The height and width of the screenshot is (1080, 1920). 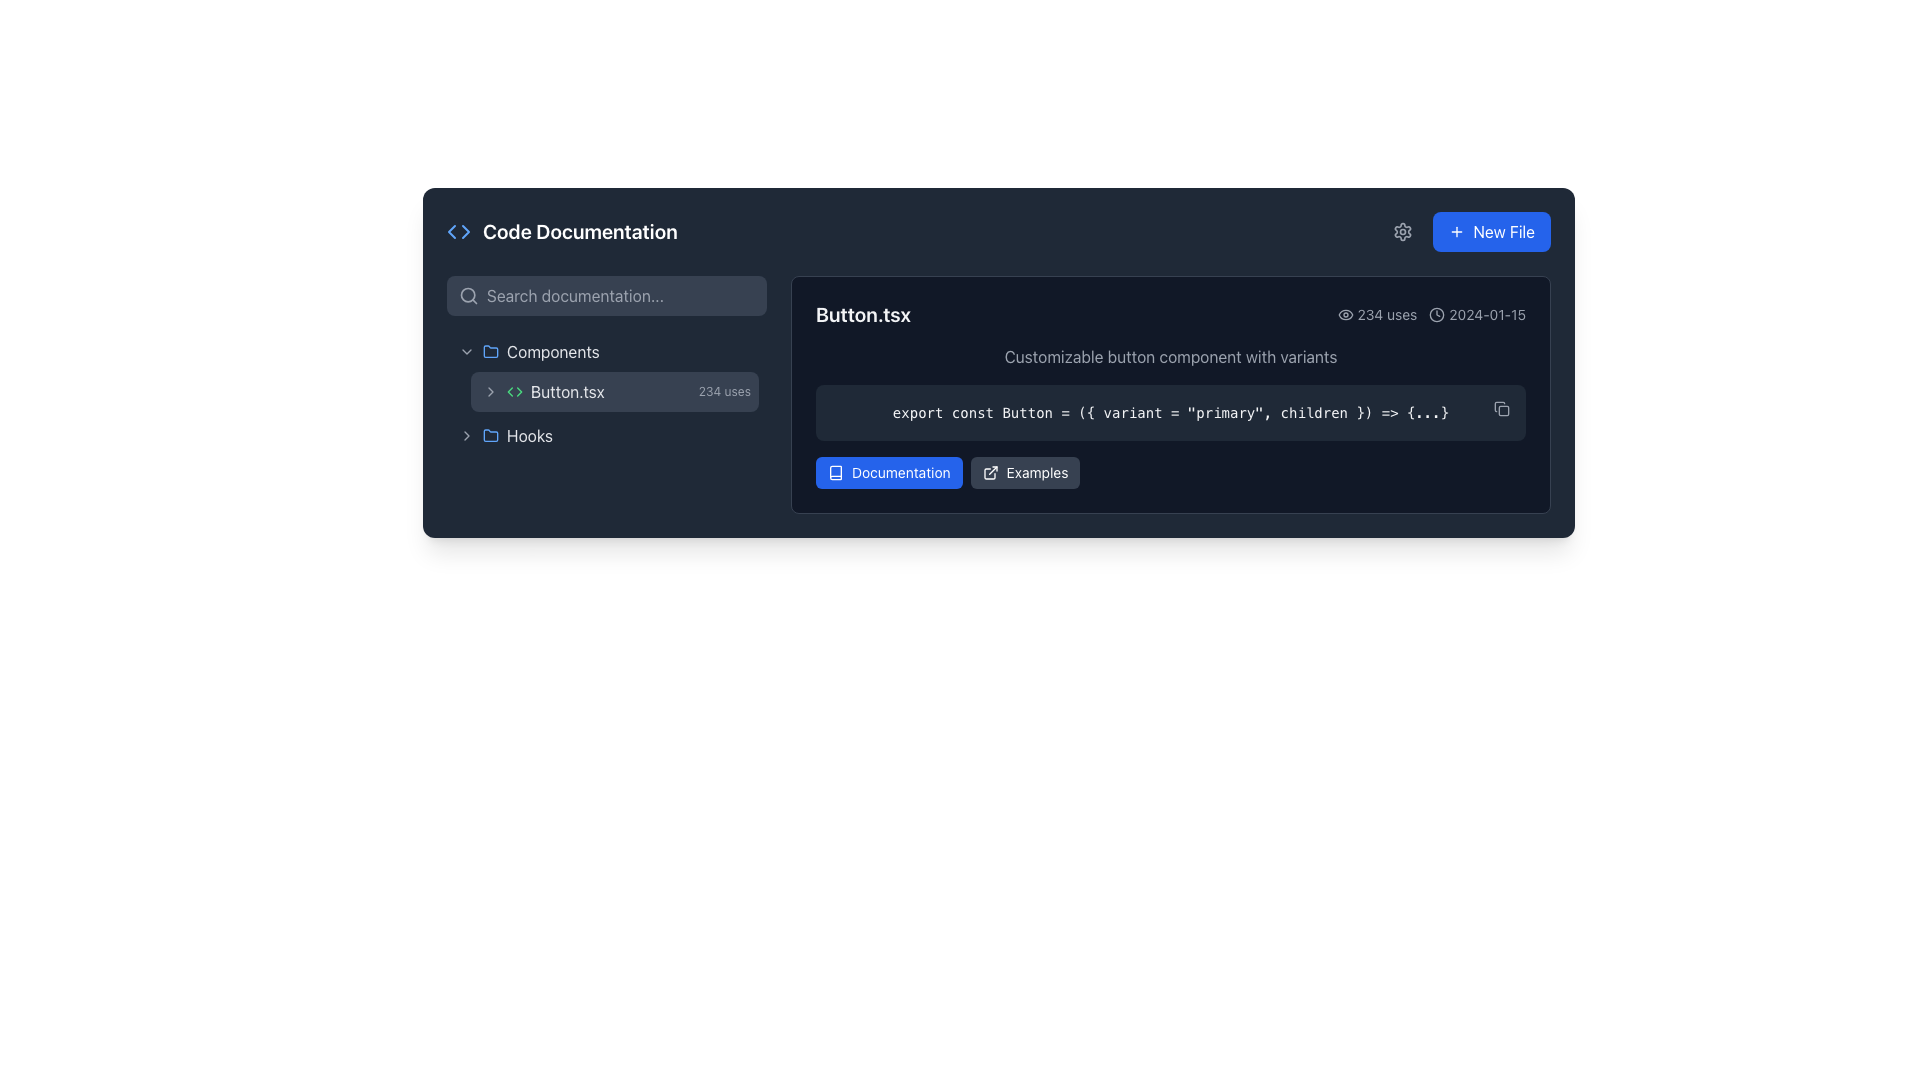 I want to click on the gear-shaped icon button in the top-right corner of the dark-themed user interface, so click(x=1402, y=230).